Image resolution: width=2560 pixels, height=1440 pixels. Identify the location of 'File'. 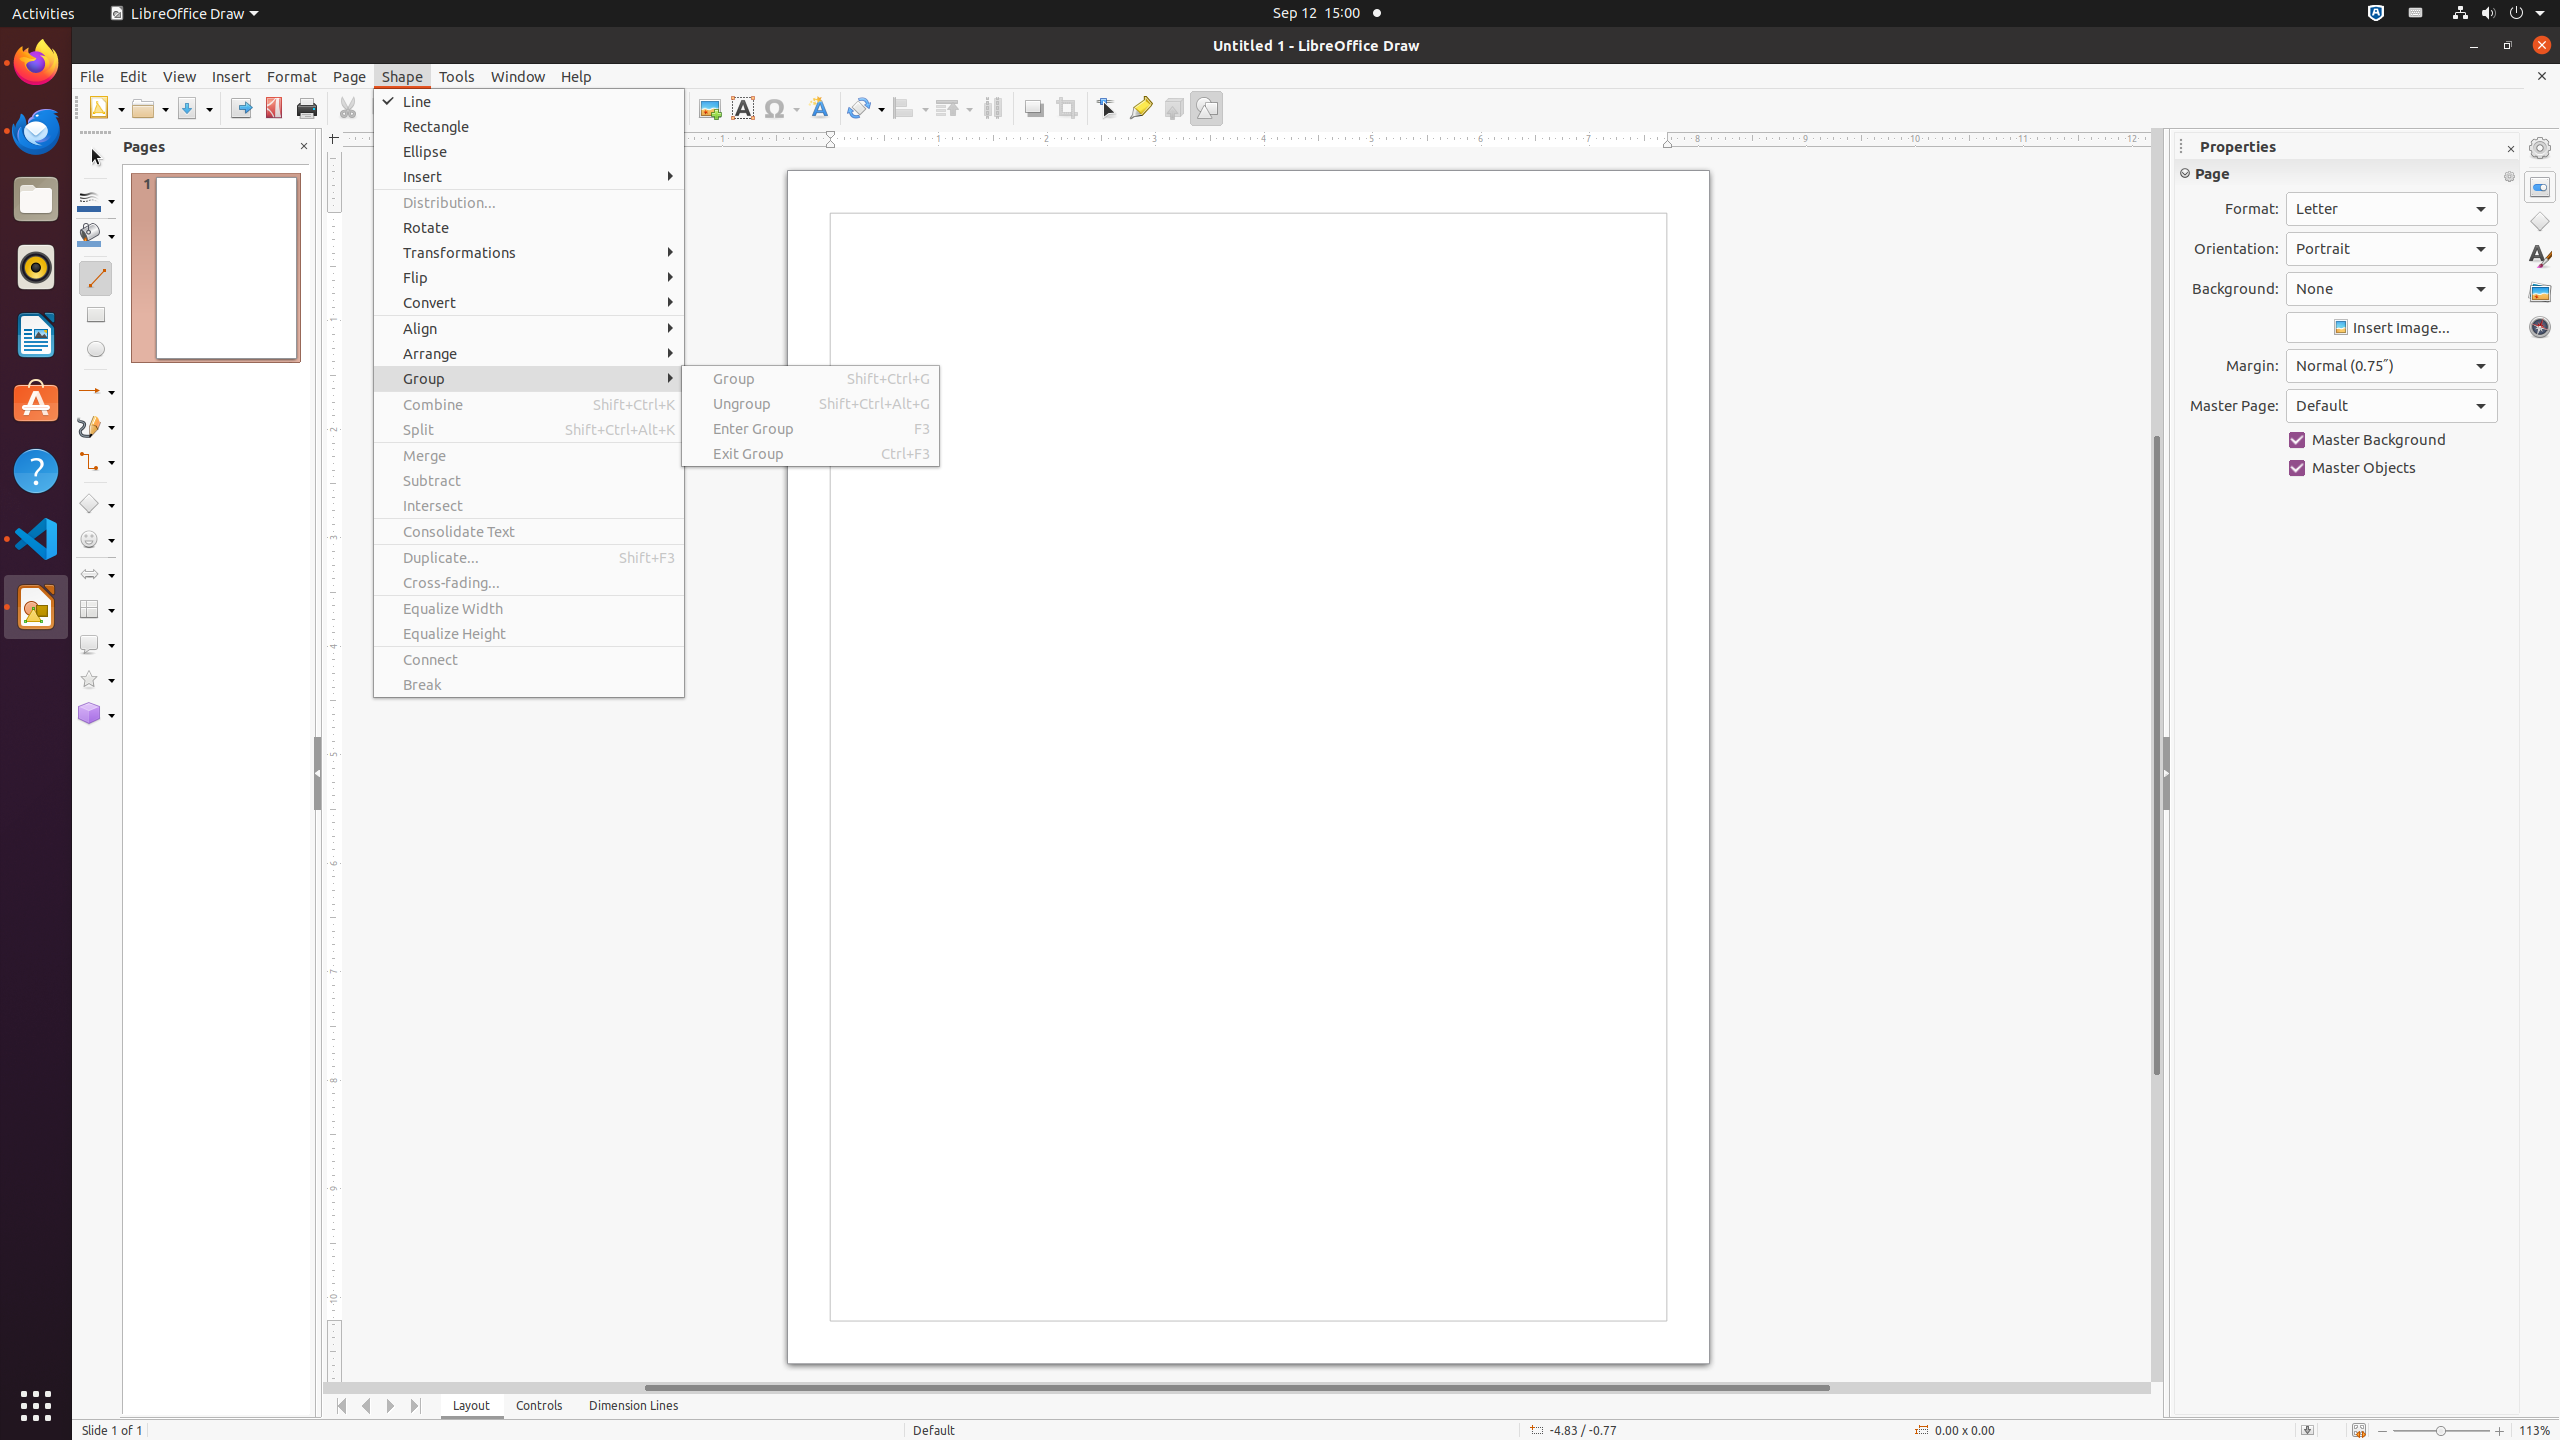
(90, 76).